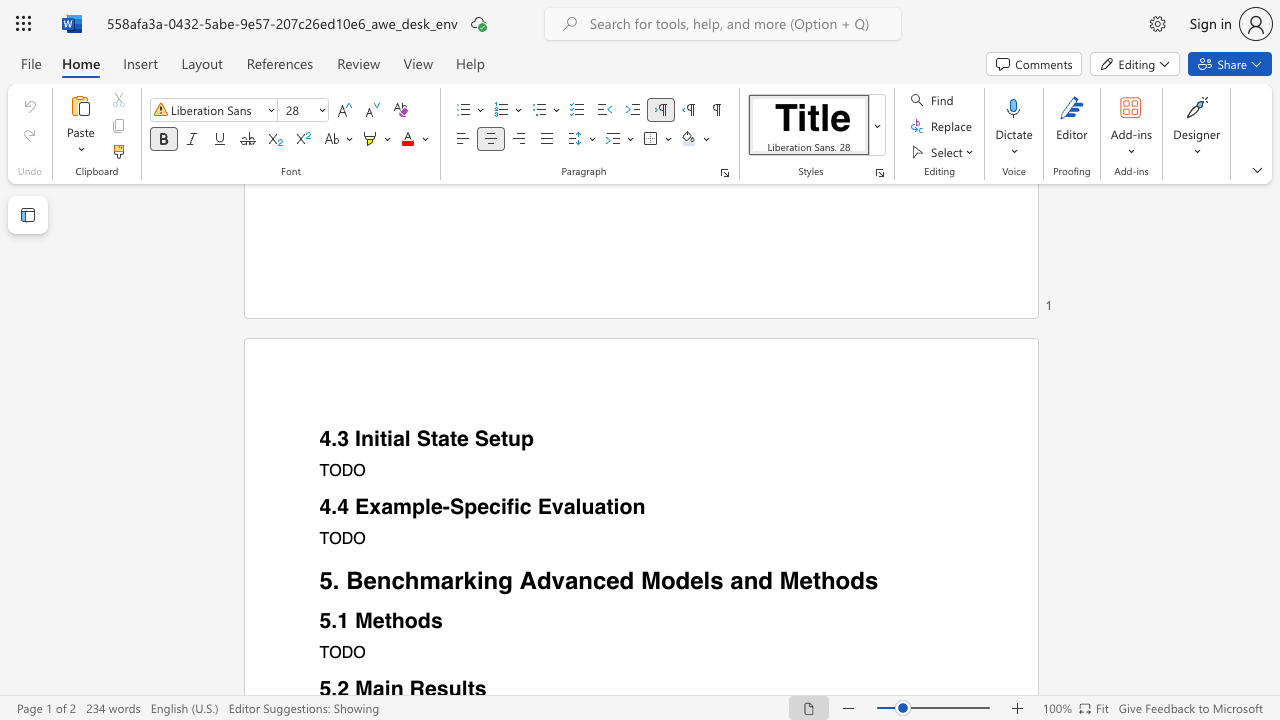 The width and height of the screenshot is (1280, 720). Describe the element at coordinates (391, 620) in the screenshot. I see `the subset text "ho" within the text "5.1 Methods"` at that location.